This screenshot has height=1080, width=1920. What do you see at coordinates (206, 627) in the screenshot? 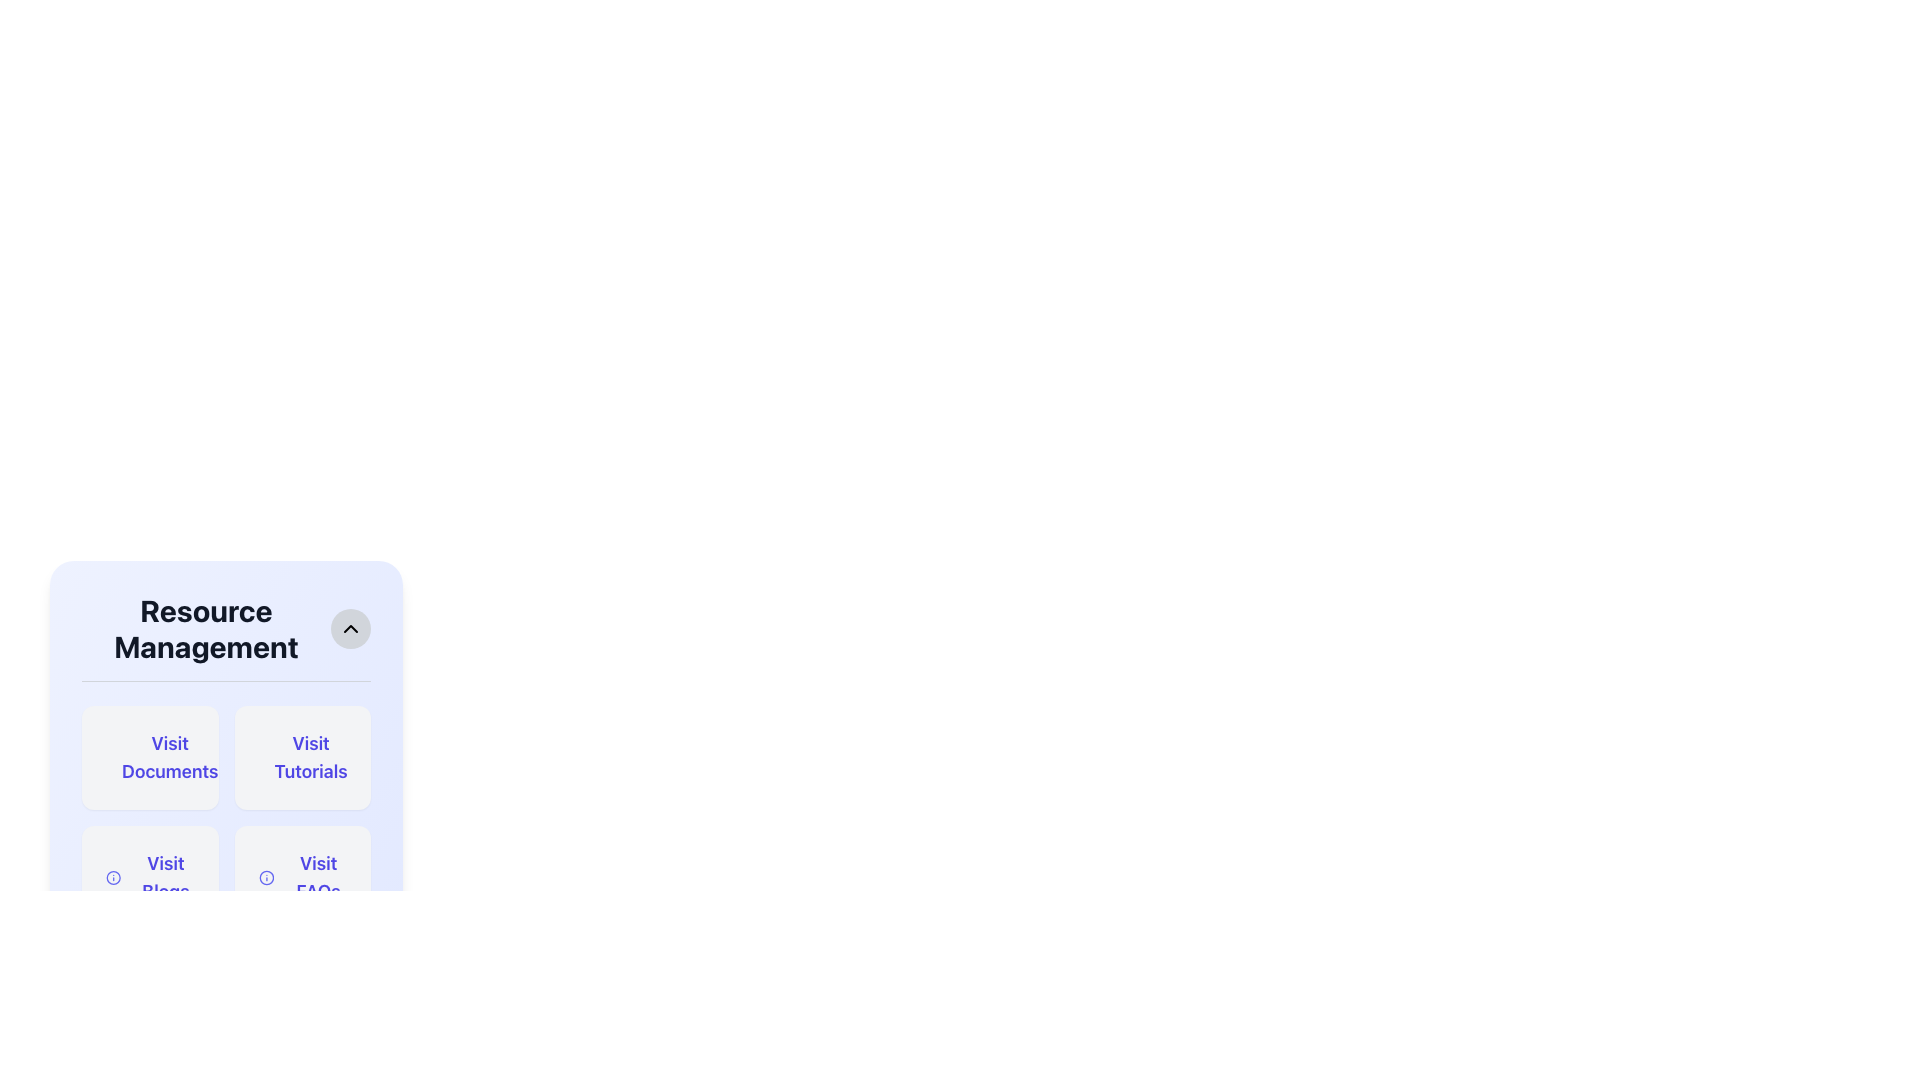
I see `header text element positioned to the left of a circular icon, providing context for the current section` at bounding box center [206, 627].